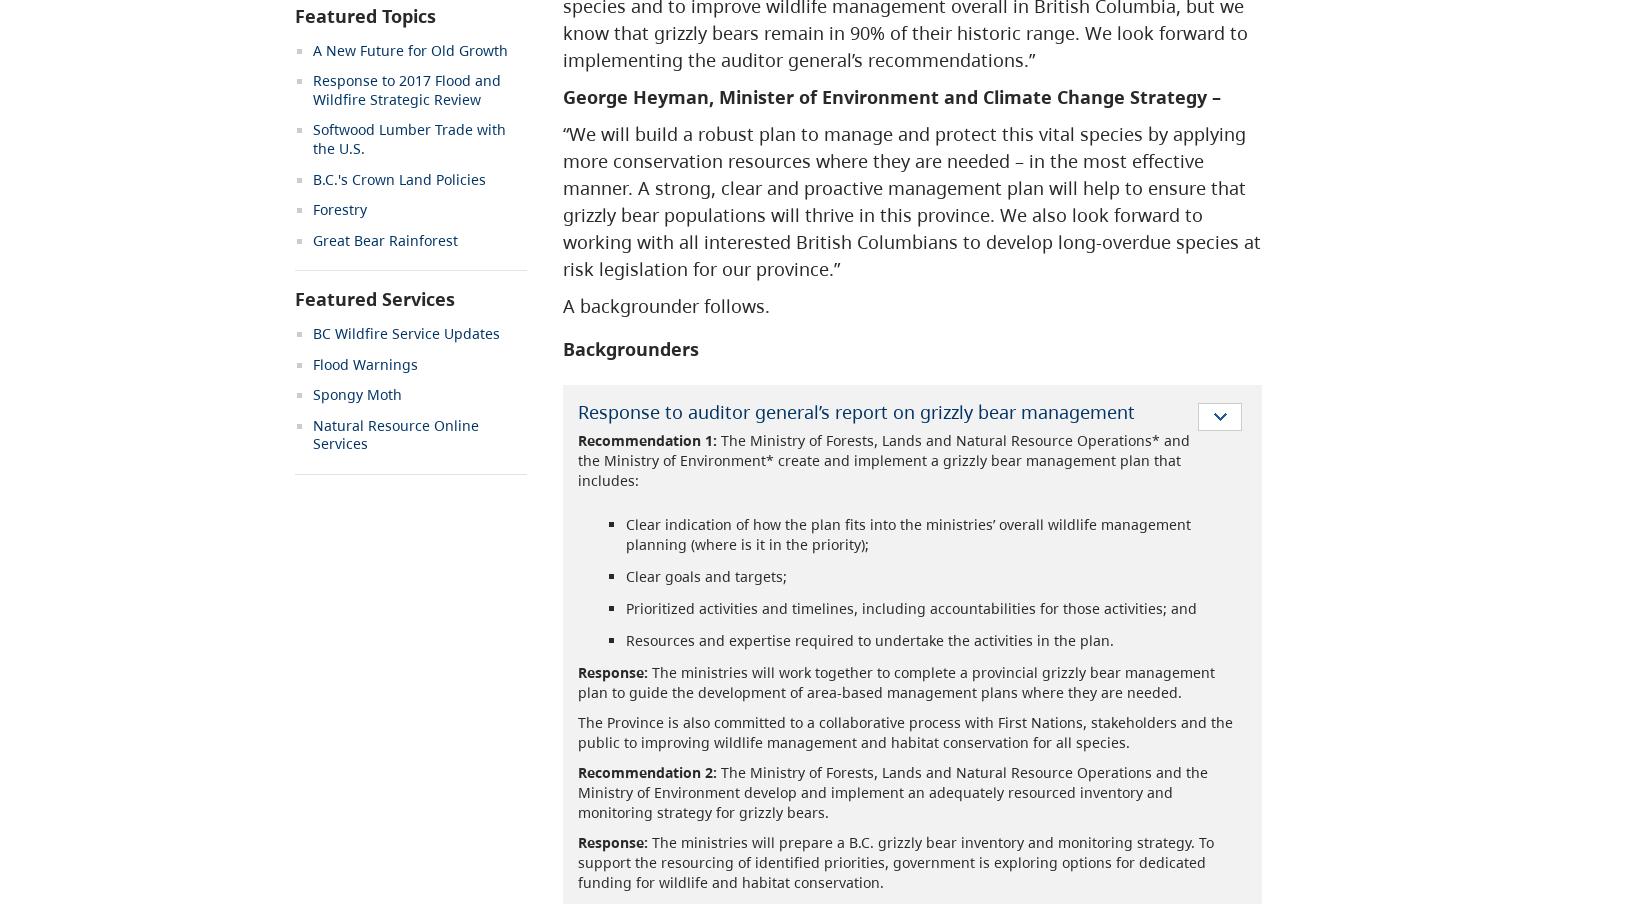 This screenshot has height=904, width=1650. What do you see at coordinates (560, 201) in the screenshot?
I see `'“We will build a robust plan to manage and protect this vital species by applying more conservation resources where they are needed – in the most effective manner. A strong, clear and proactive management plan will help to ensure that grizzly bear populations will thrive in this province. We also look forward to working with all interested British Columbians to develop long-overdue species at risk legislation for our province.”'` at bounding box center [560, 201].